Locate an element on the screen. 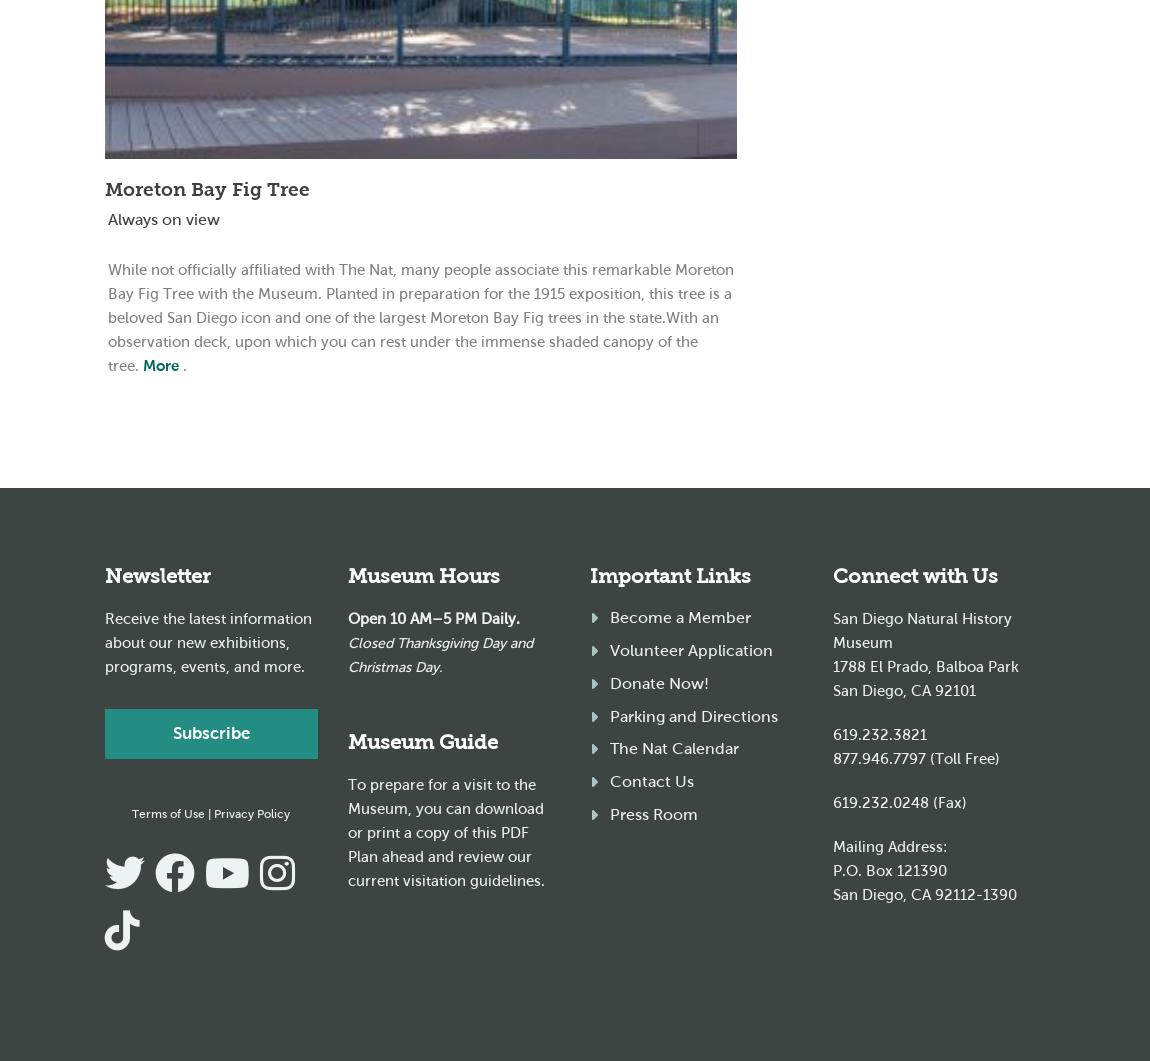  'Mailing Address:' is located at coordinates (831, 846).